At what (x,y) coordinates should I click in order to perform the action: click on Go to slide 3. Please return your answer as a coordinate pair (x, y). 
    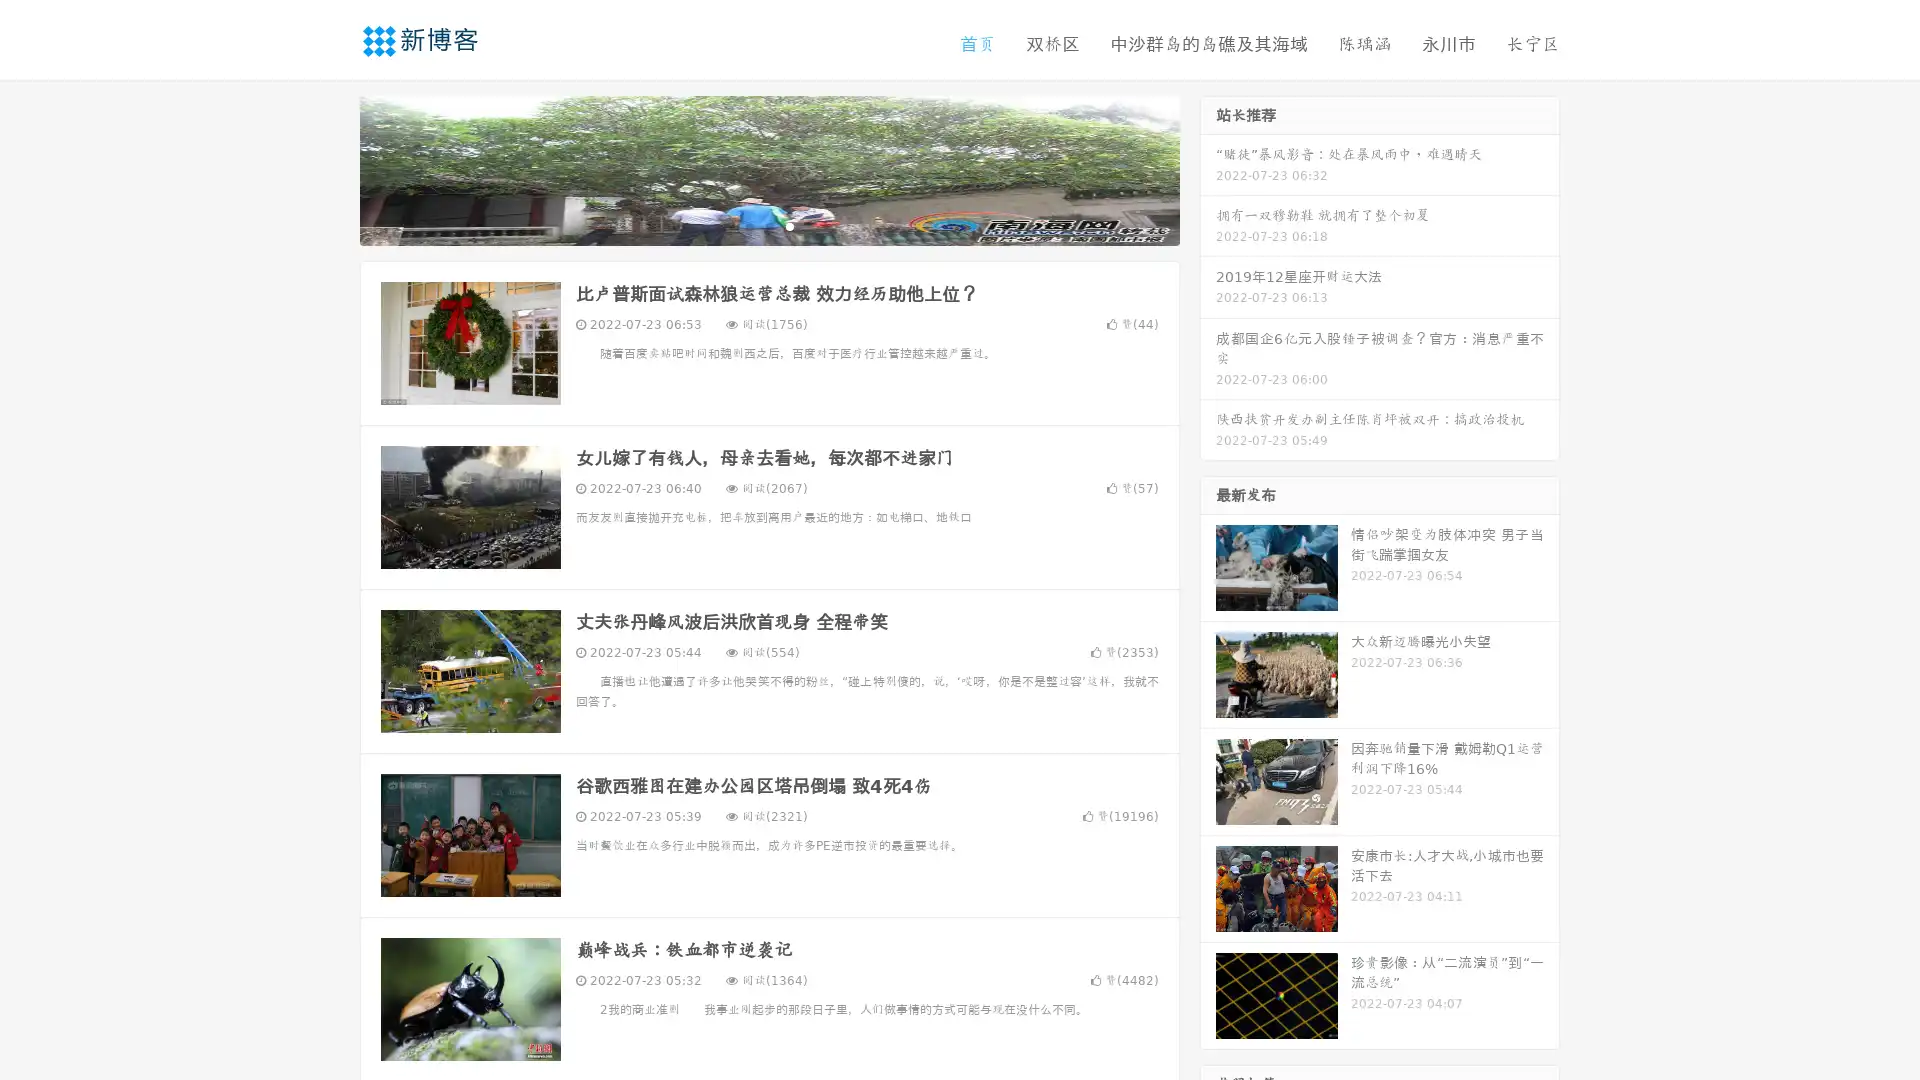
    Looking at the image, I should click on (789, 225).